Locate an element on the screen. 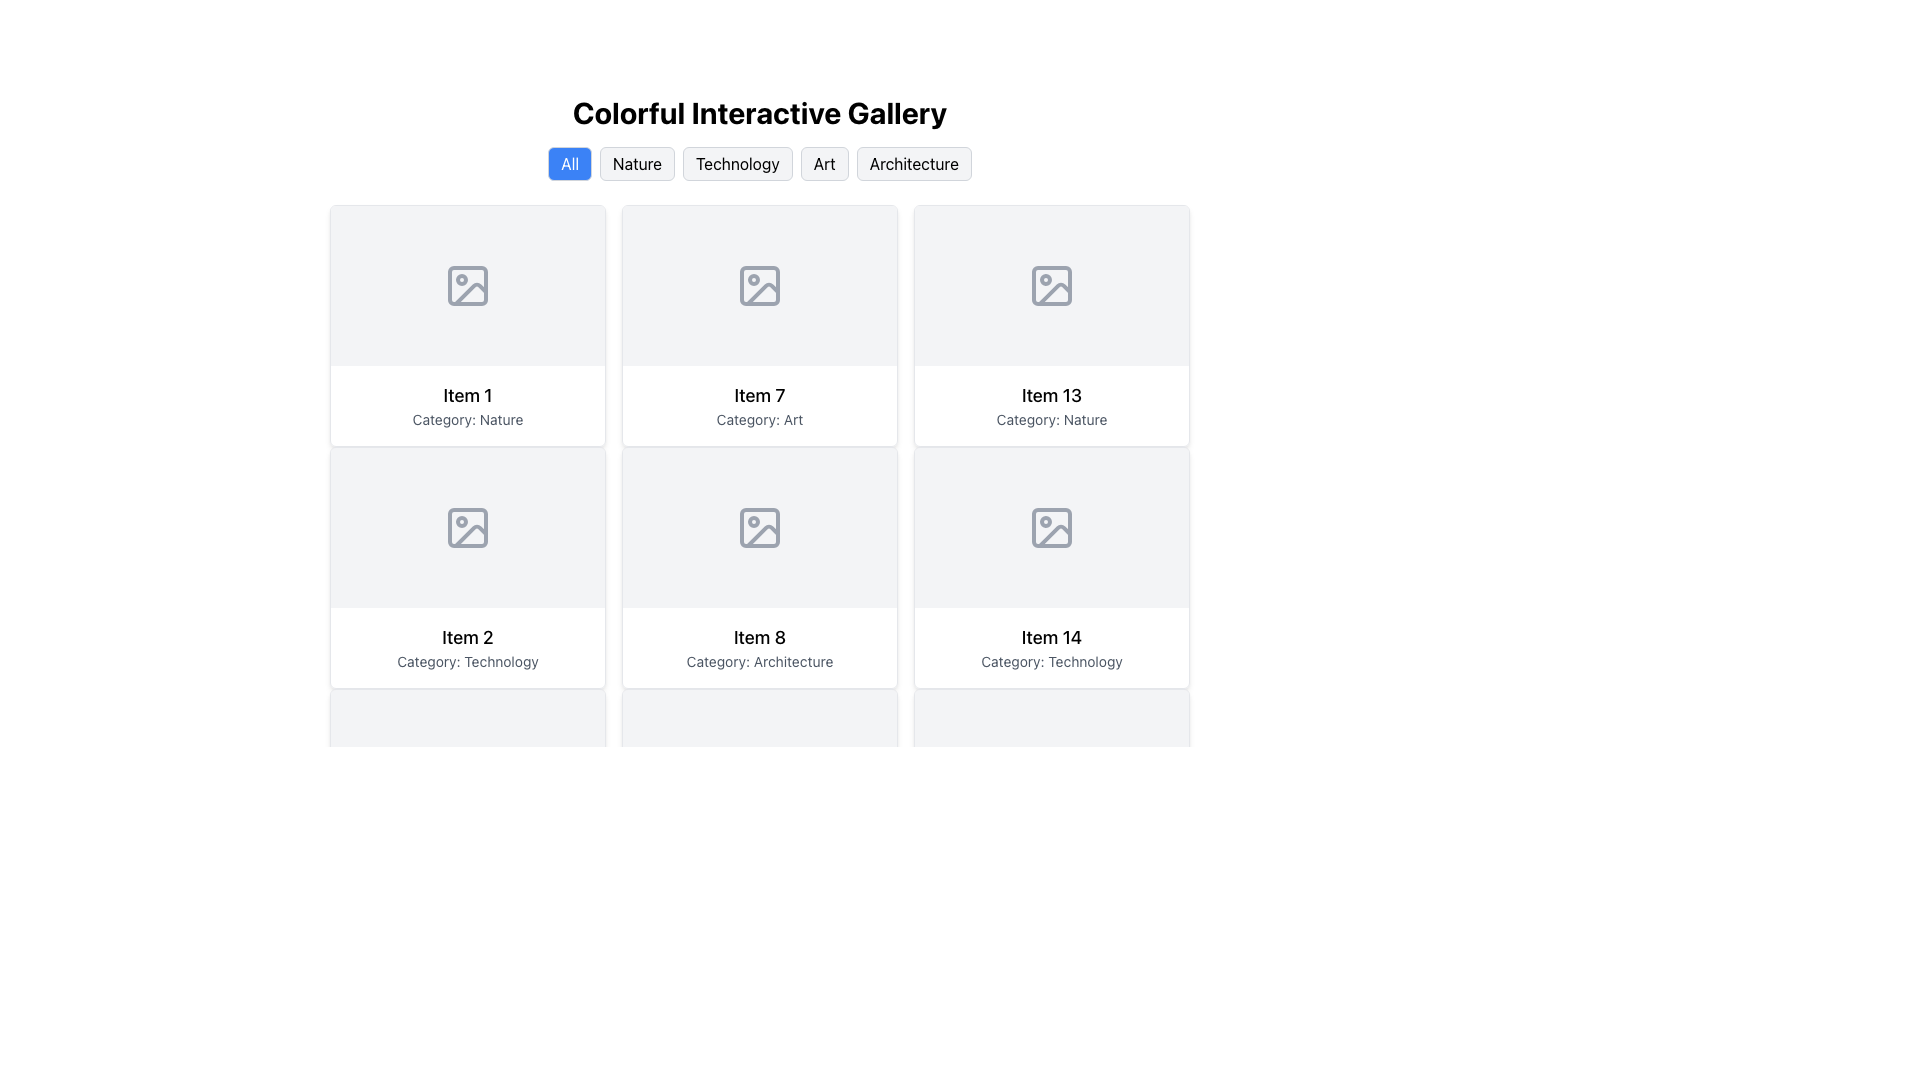  the grayed-out image placeholder icon located in the third column of the second row of a grid layout, within the card labeled 'Item 8' under 'Category: Architecture' is located at coordinates (758, 527).